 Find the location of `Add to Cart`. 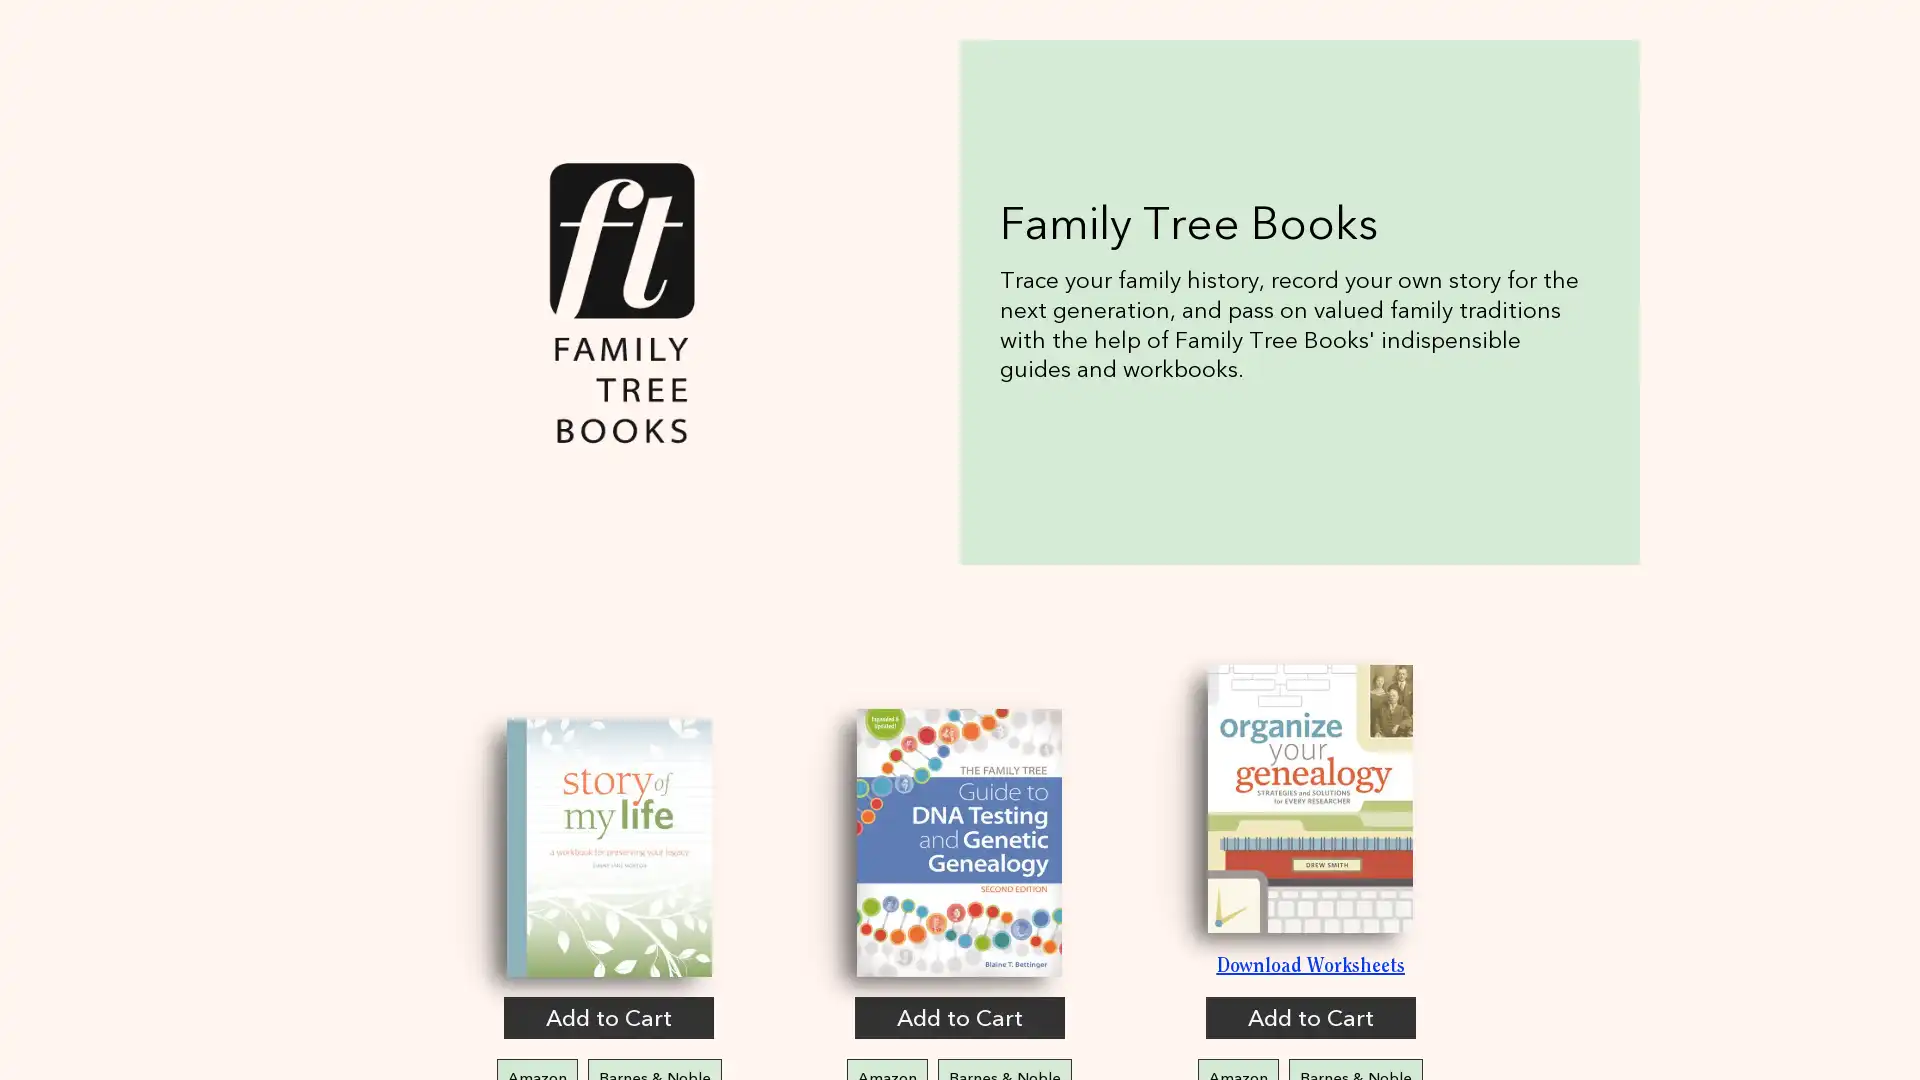

Add to Cart is located at coordinates (958, 1017).